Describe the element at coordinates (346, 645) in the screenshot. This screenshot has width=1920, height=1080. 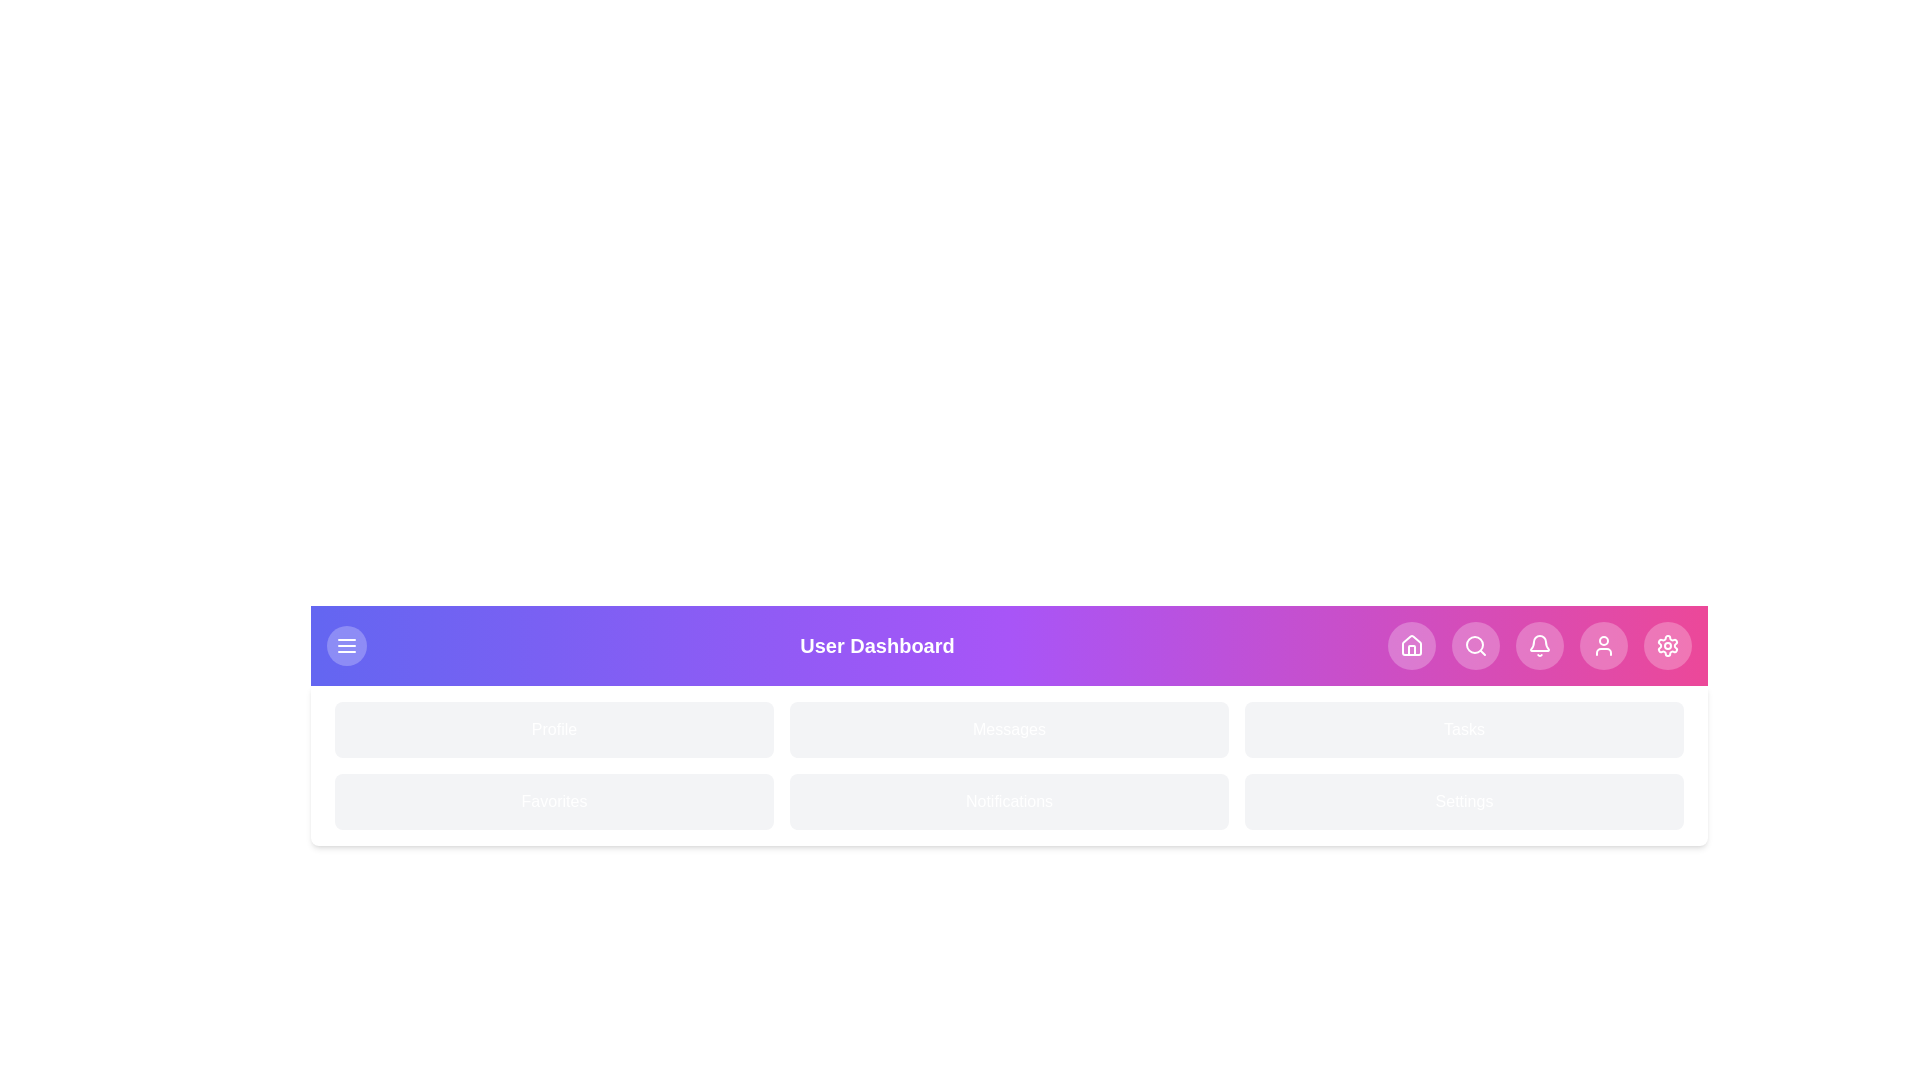
I see `the menu button to toggle the menu visibility` at that location.